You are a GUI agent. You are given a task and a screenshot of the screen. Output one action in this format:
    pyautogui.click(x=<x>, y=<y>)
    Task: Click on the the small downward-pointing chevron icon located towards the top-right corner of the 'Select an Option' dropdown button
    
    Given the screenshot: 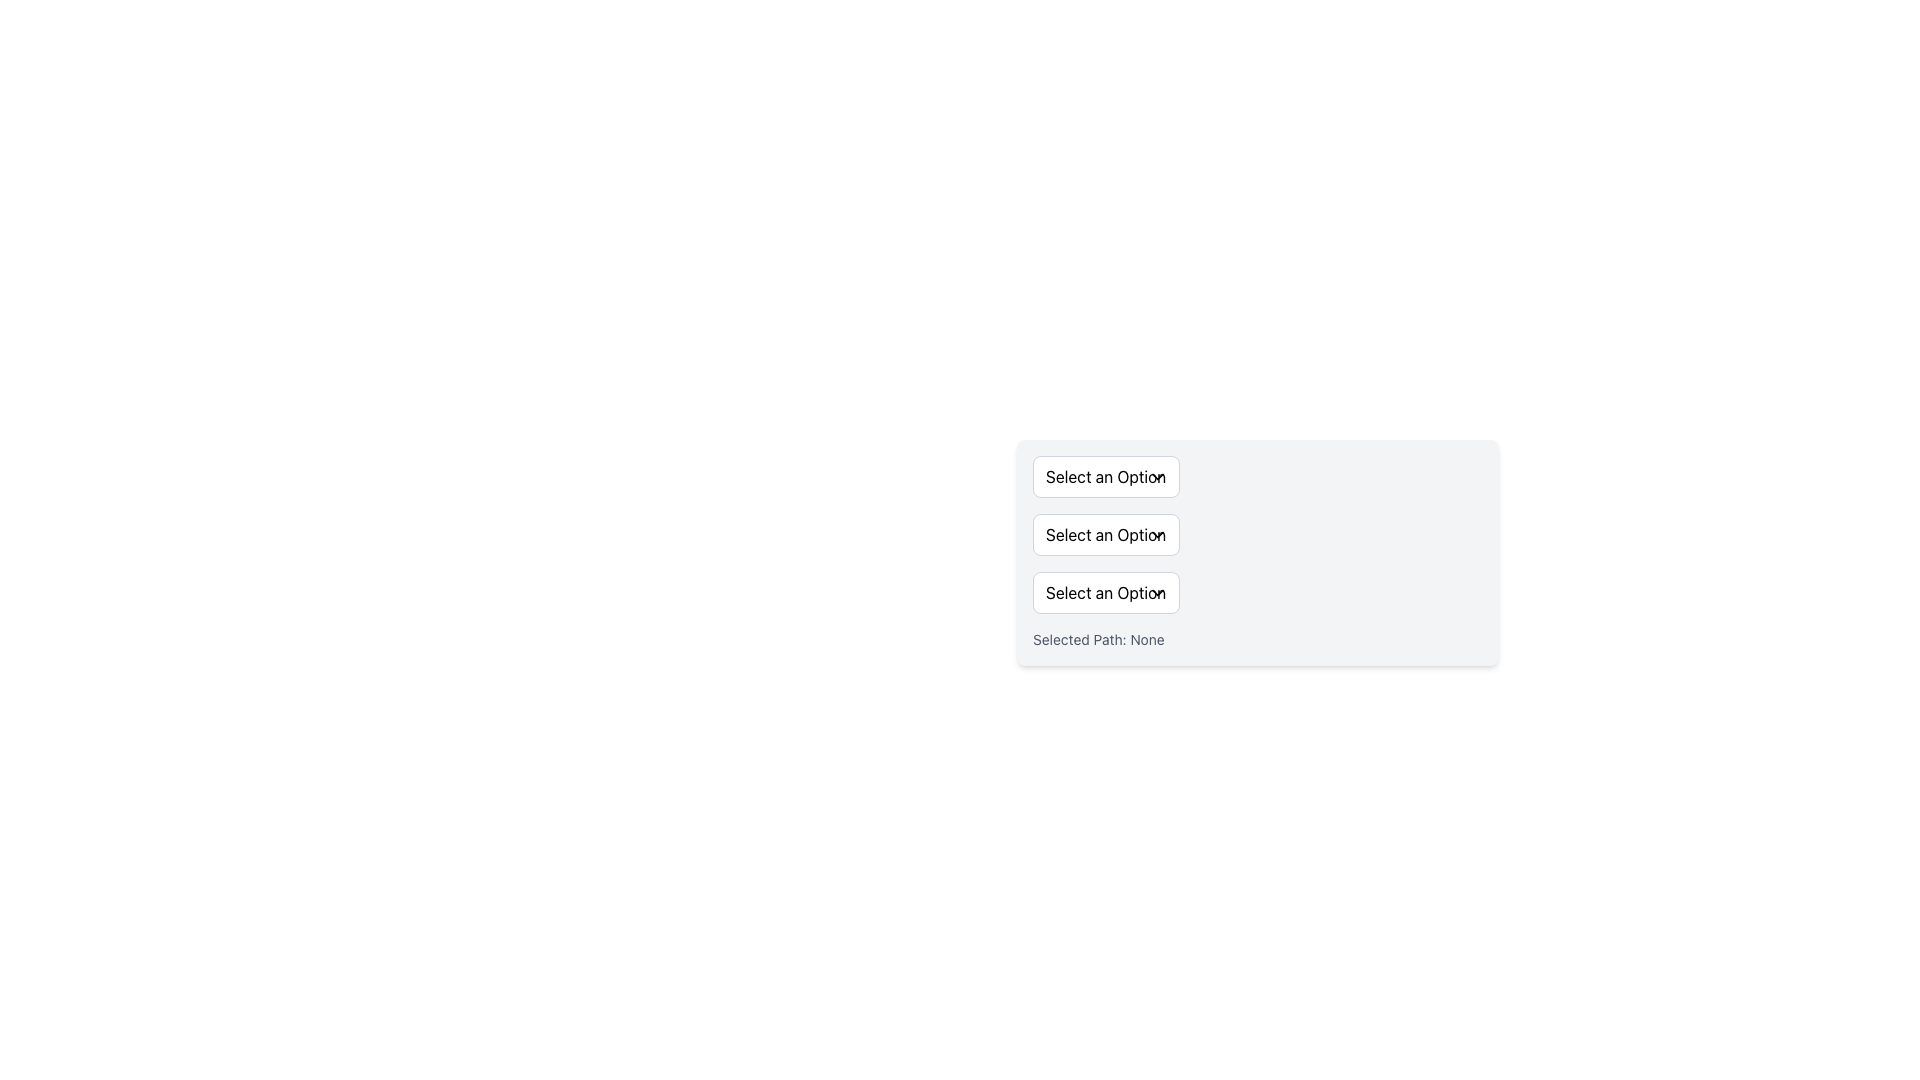 What is the action you would take?
    pyautogui.click(x=1157, y=477)
    